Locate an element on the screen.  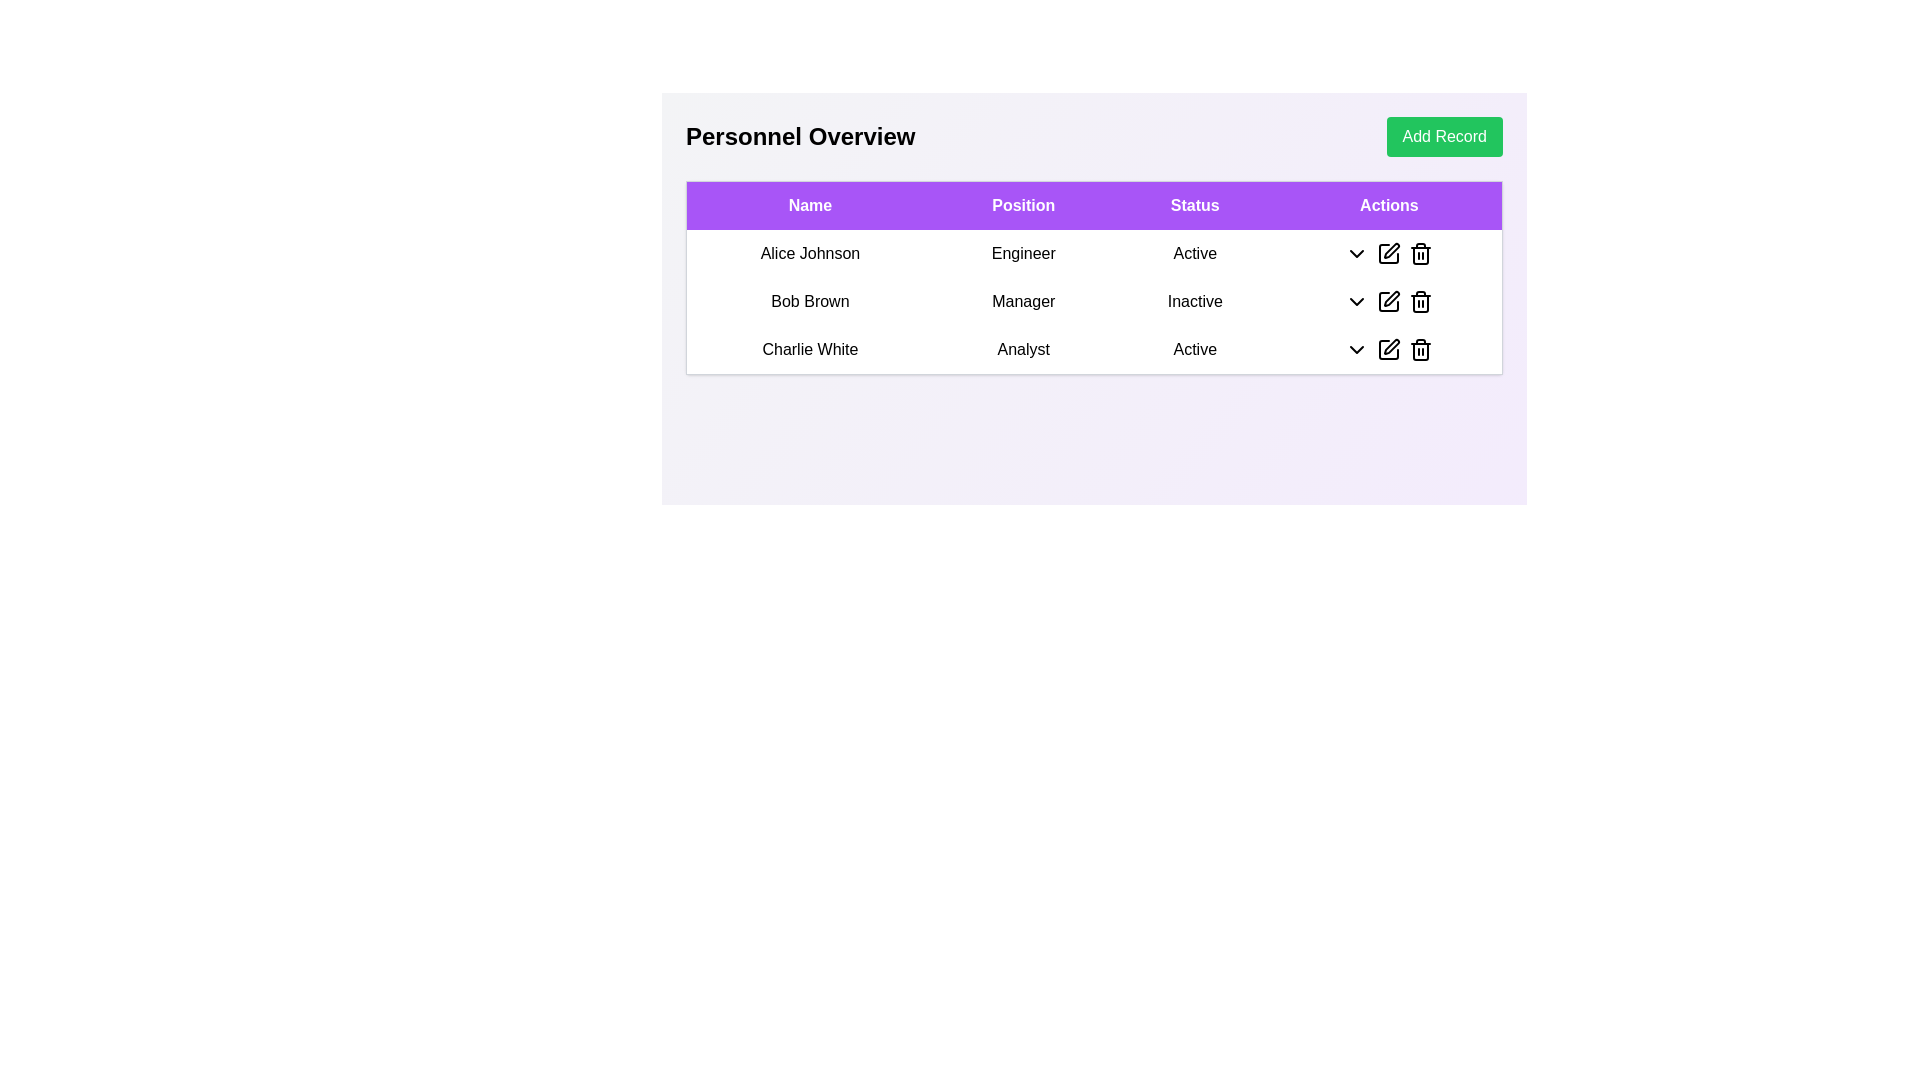
the text element representing the name 'Bob Brown' is located at coordinates (810, 301).